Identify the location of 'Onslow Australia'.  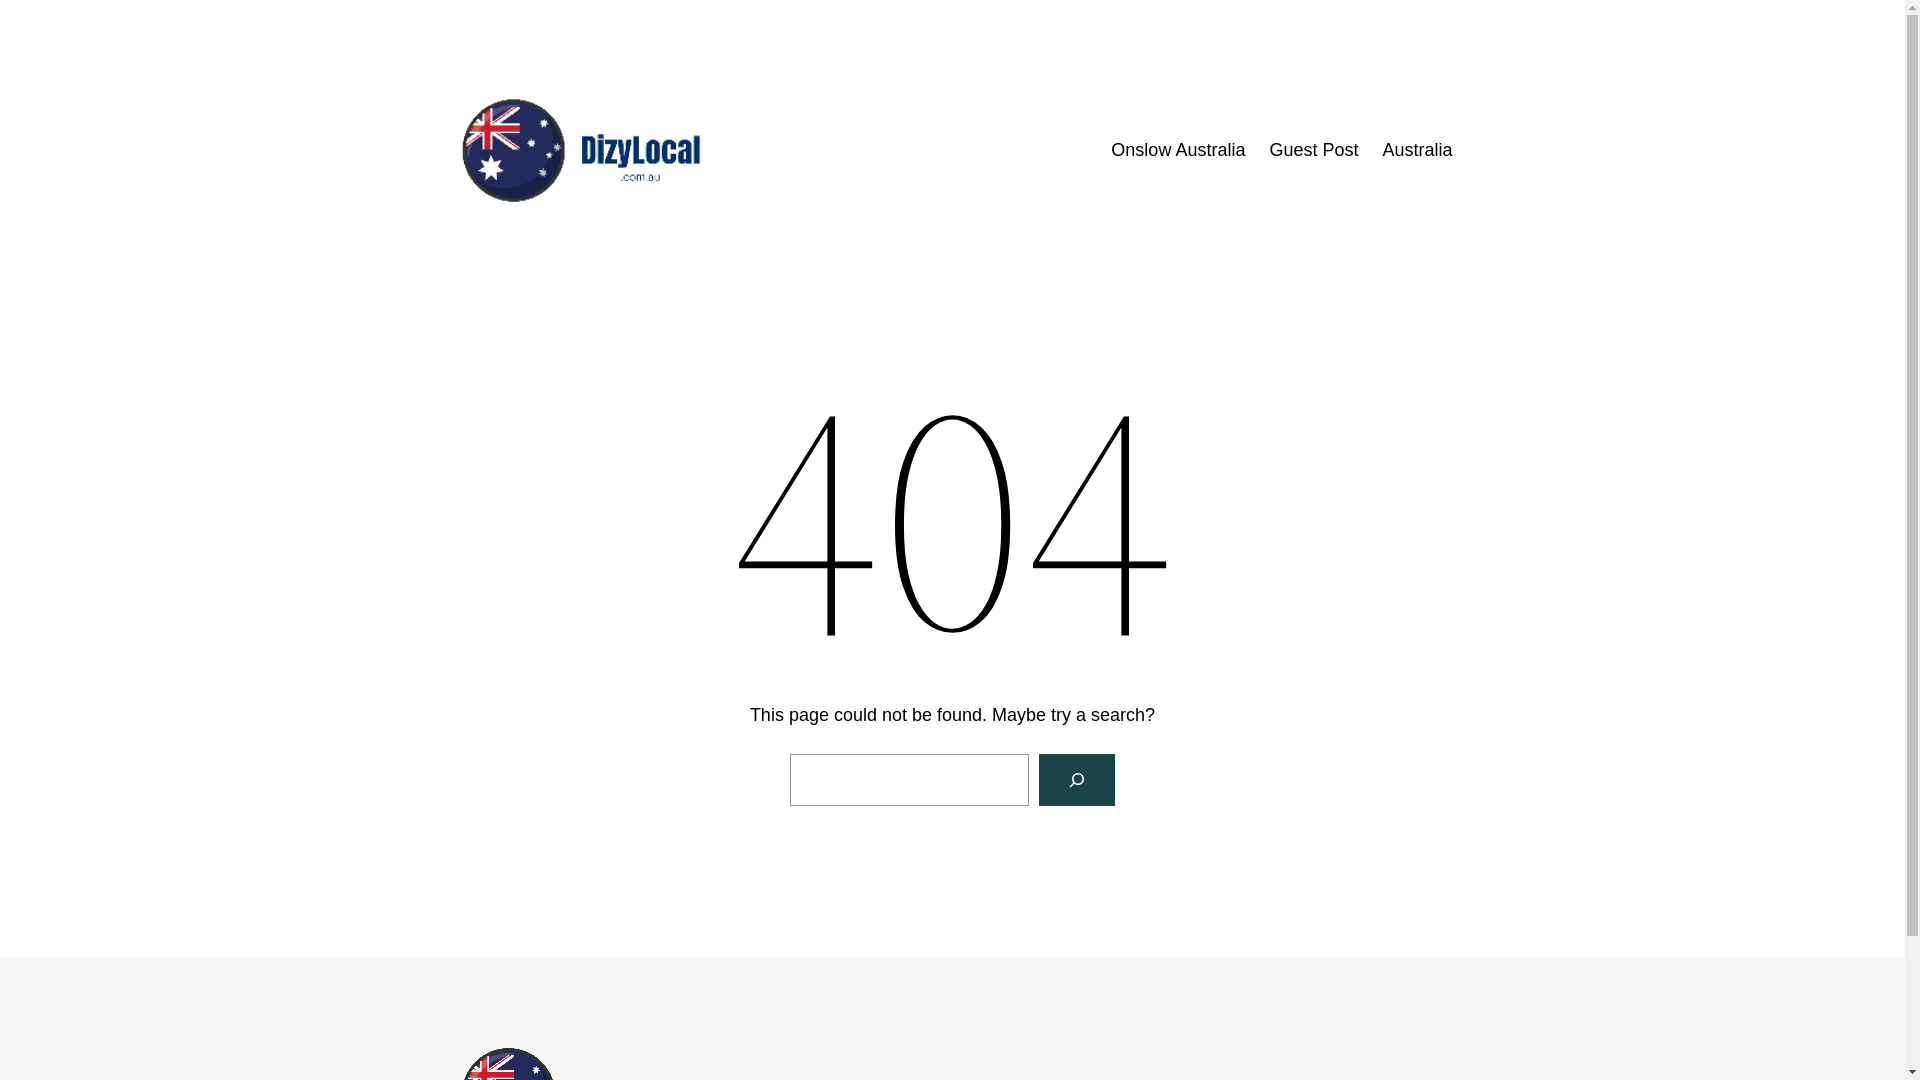
(1109, 149).